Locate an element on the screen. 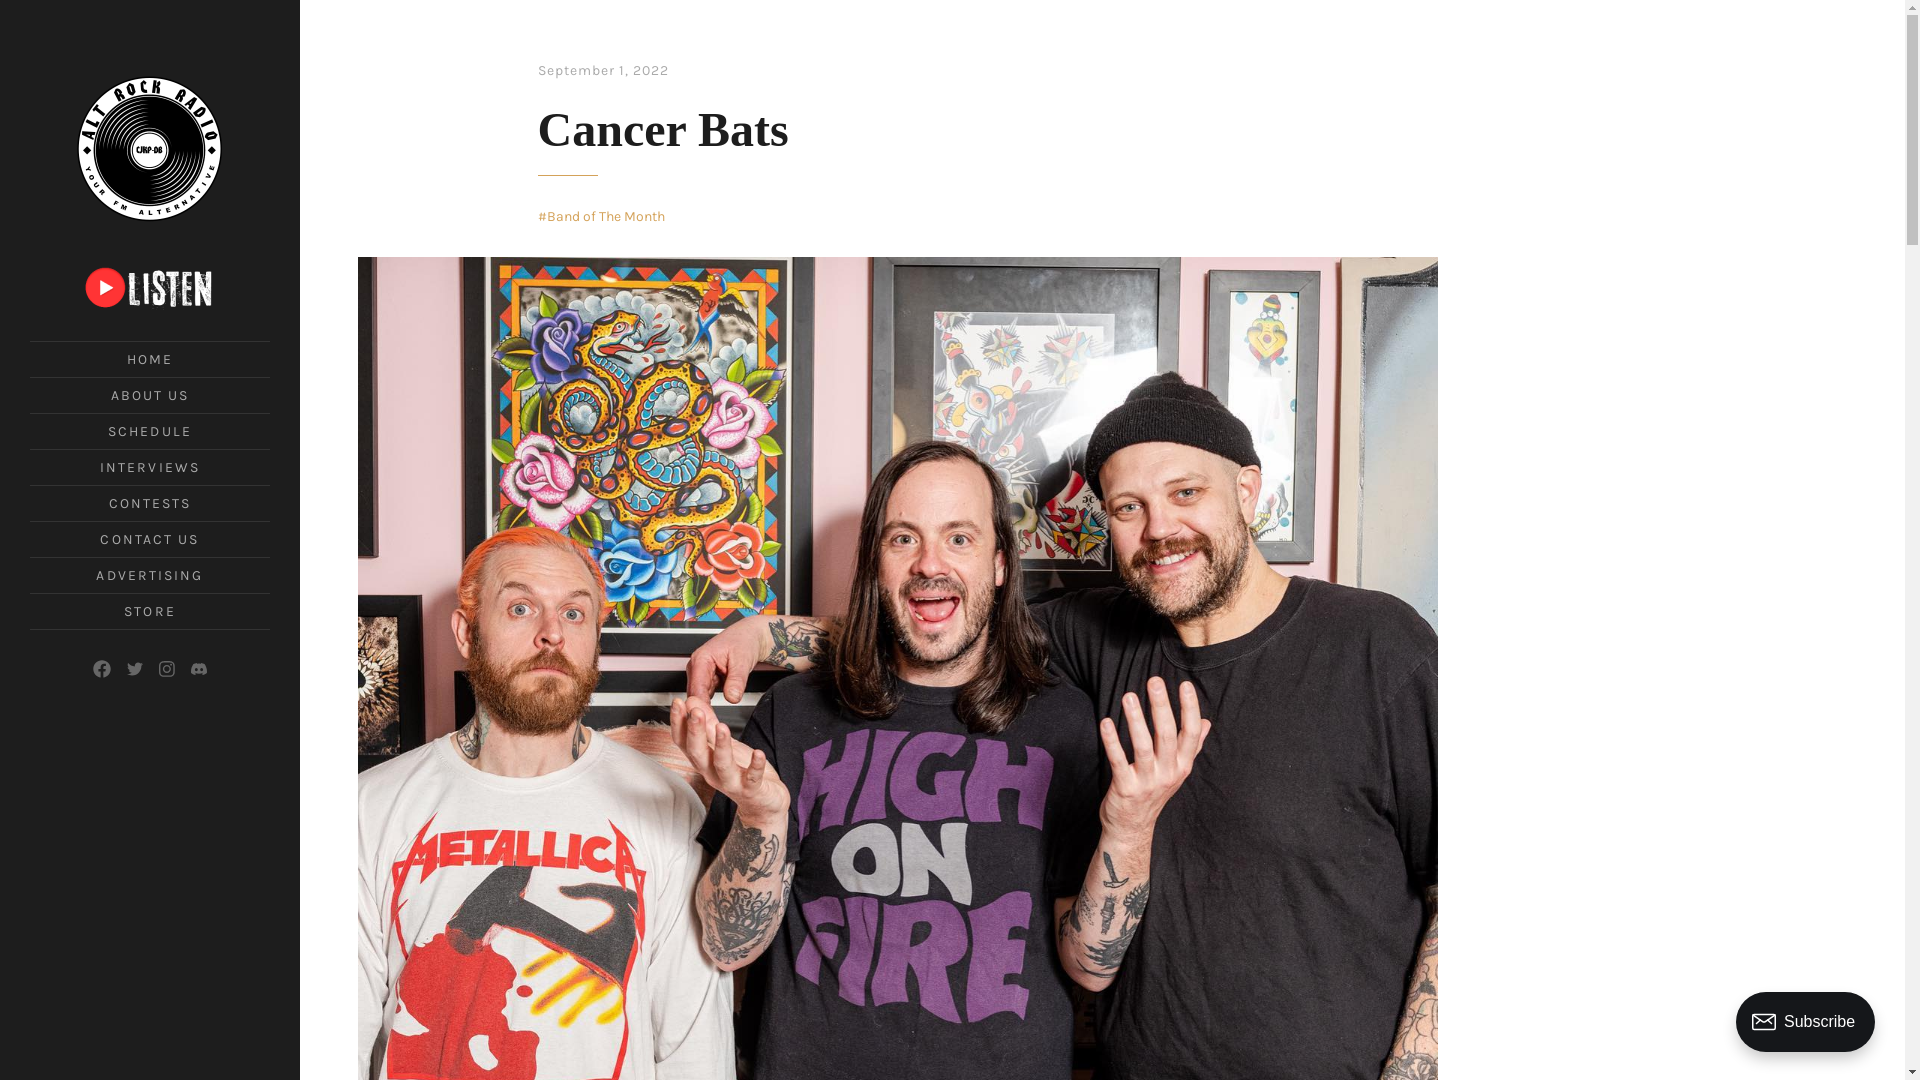 The image size is (1920, 1080). 'HOME' is located at coordinates (148, 358).